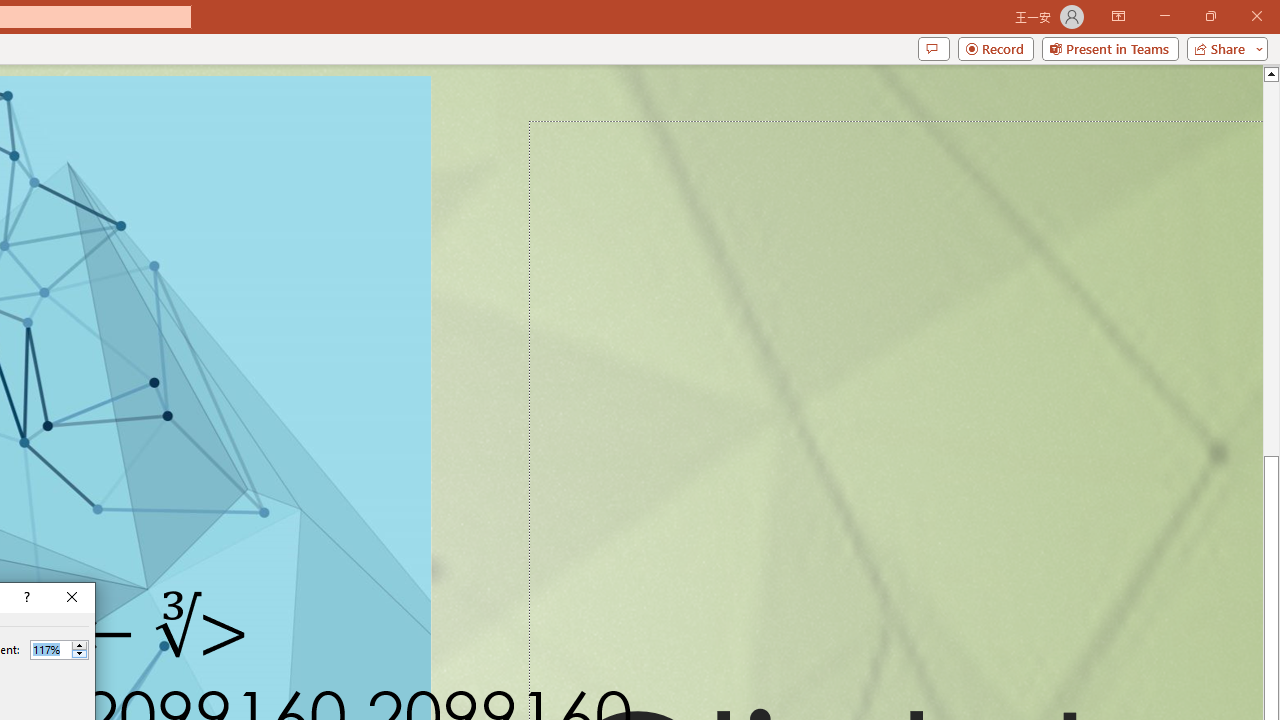 This screenshot has height=720, width=1280. Describe the element at coordinates (50, 649) in the screenshot. I see `'Percent'` at that location.